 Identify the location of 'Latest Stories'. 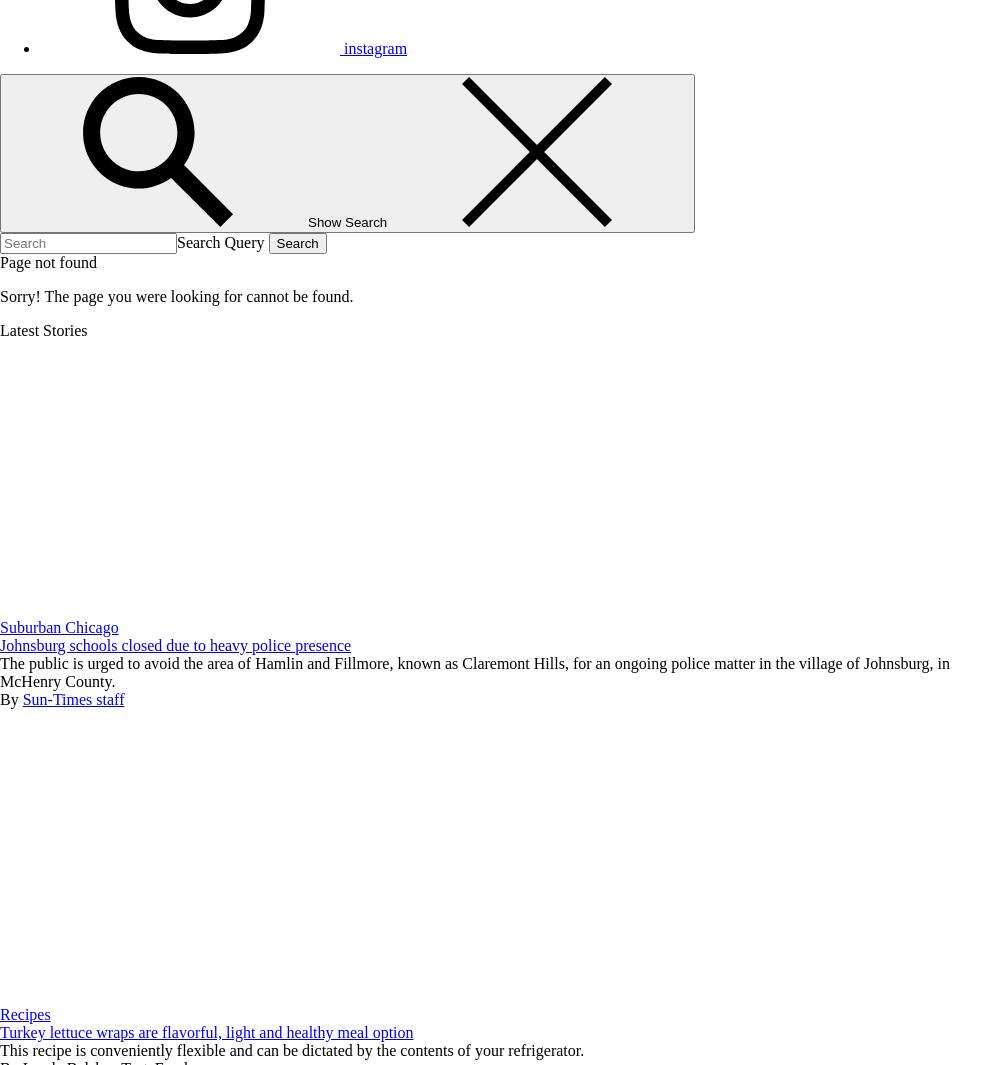
(43, 329).